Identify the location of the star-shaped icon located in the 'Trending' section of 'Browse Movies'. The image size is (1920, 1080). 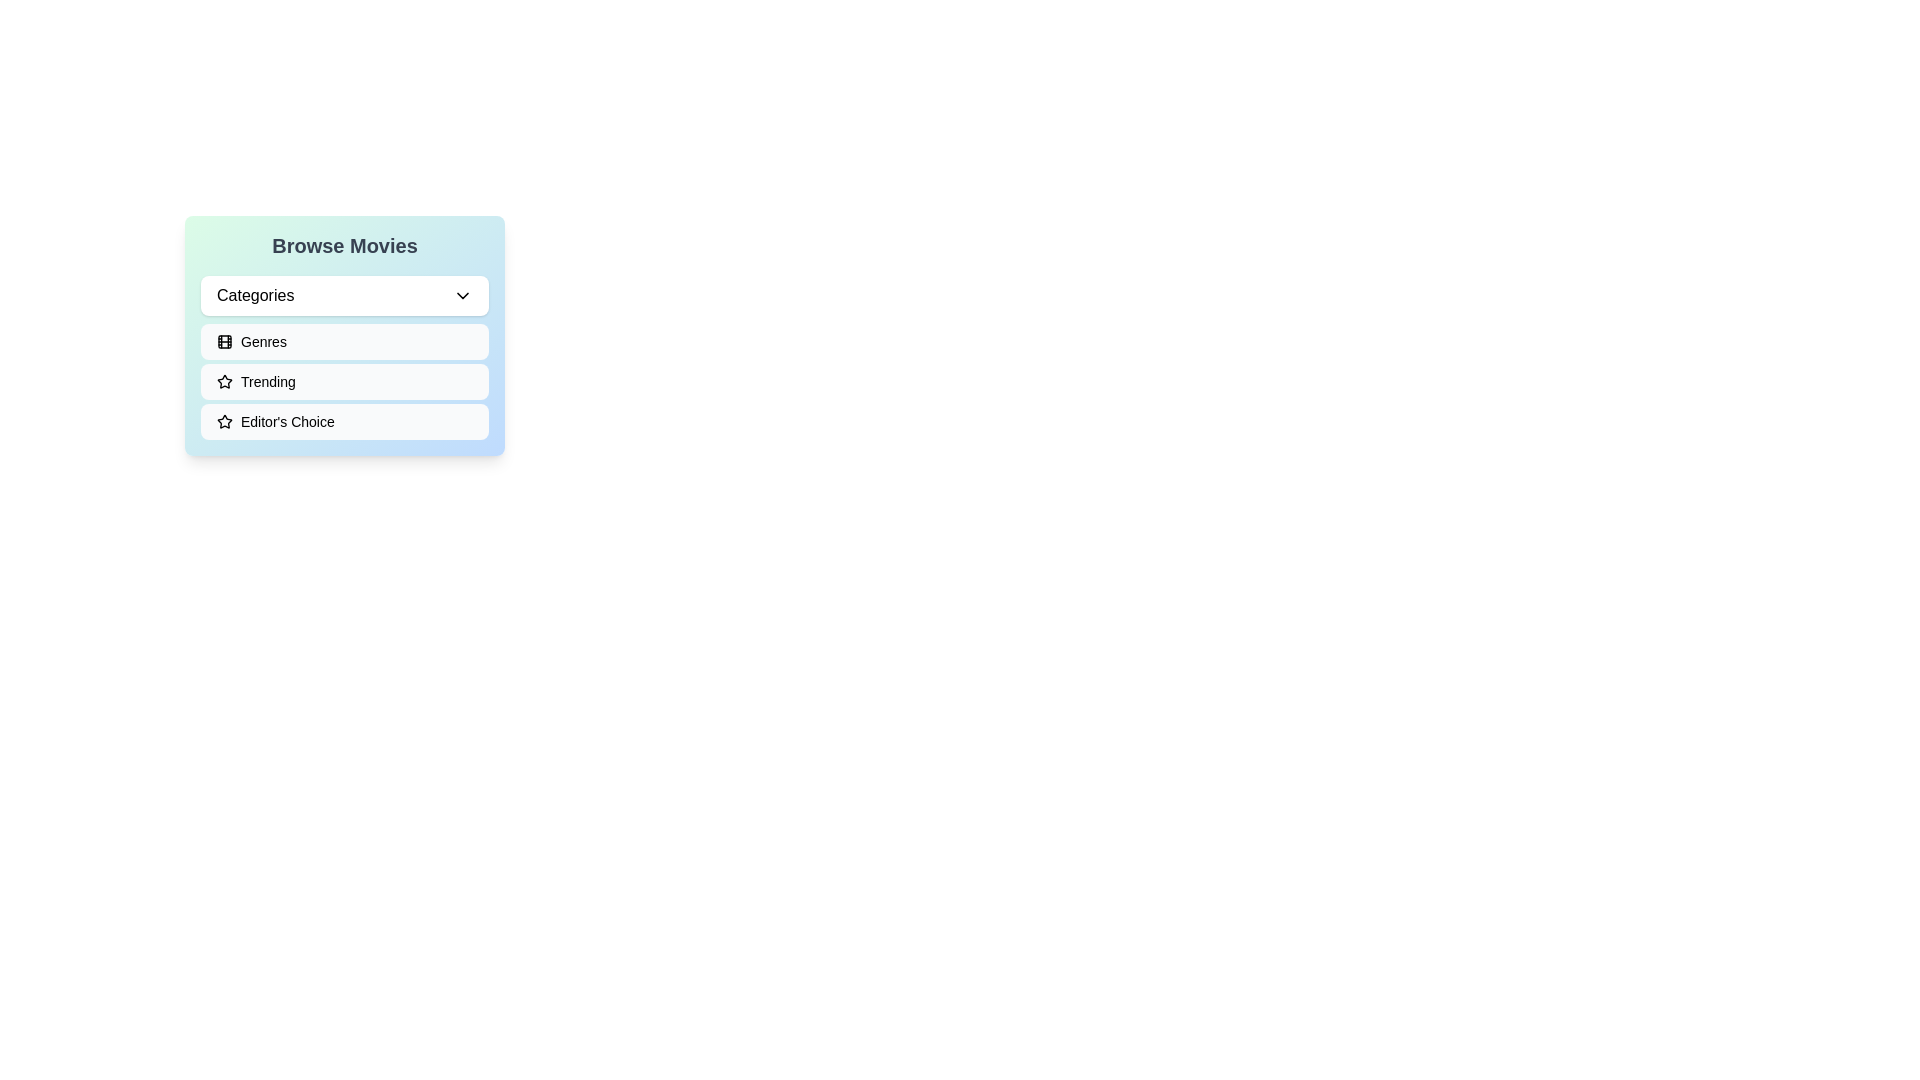
(225, 381).